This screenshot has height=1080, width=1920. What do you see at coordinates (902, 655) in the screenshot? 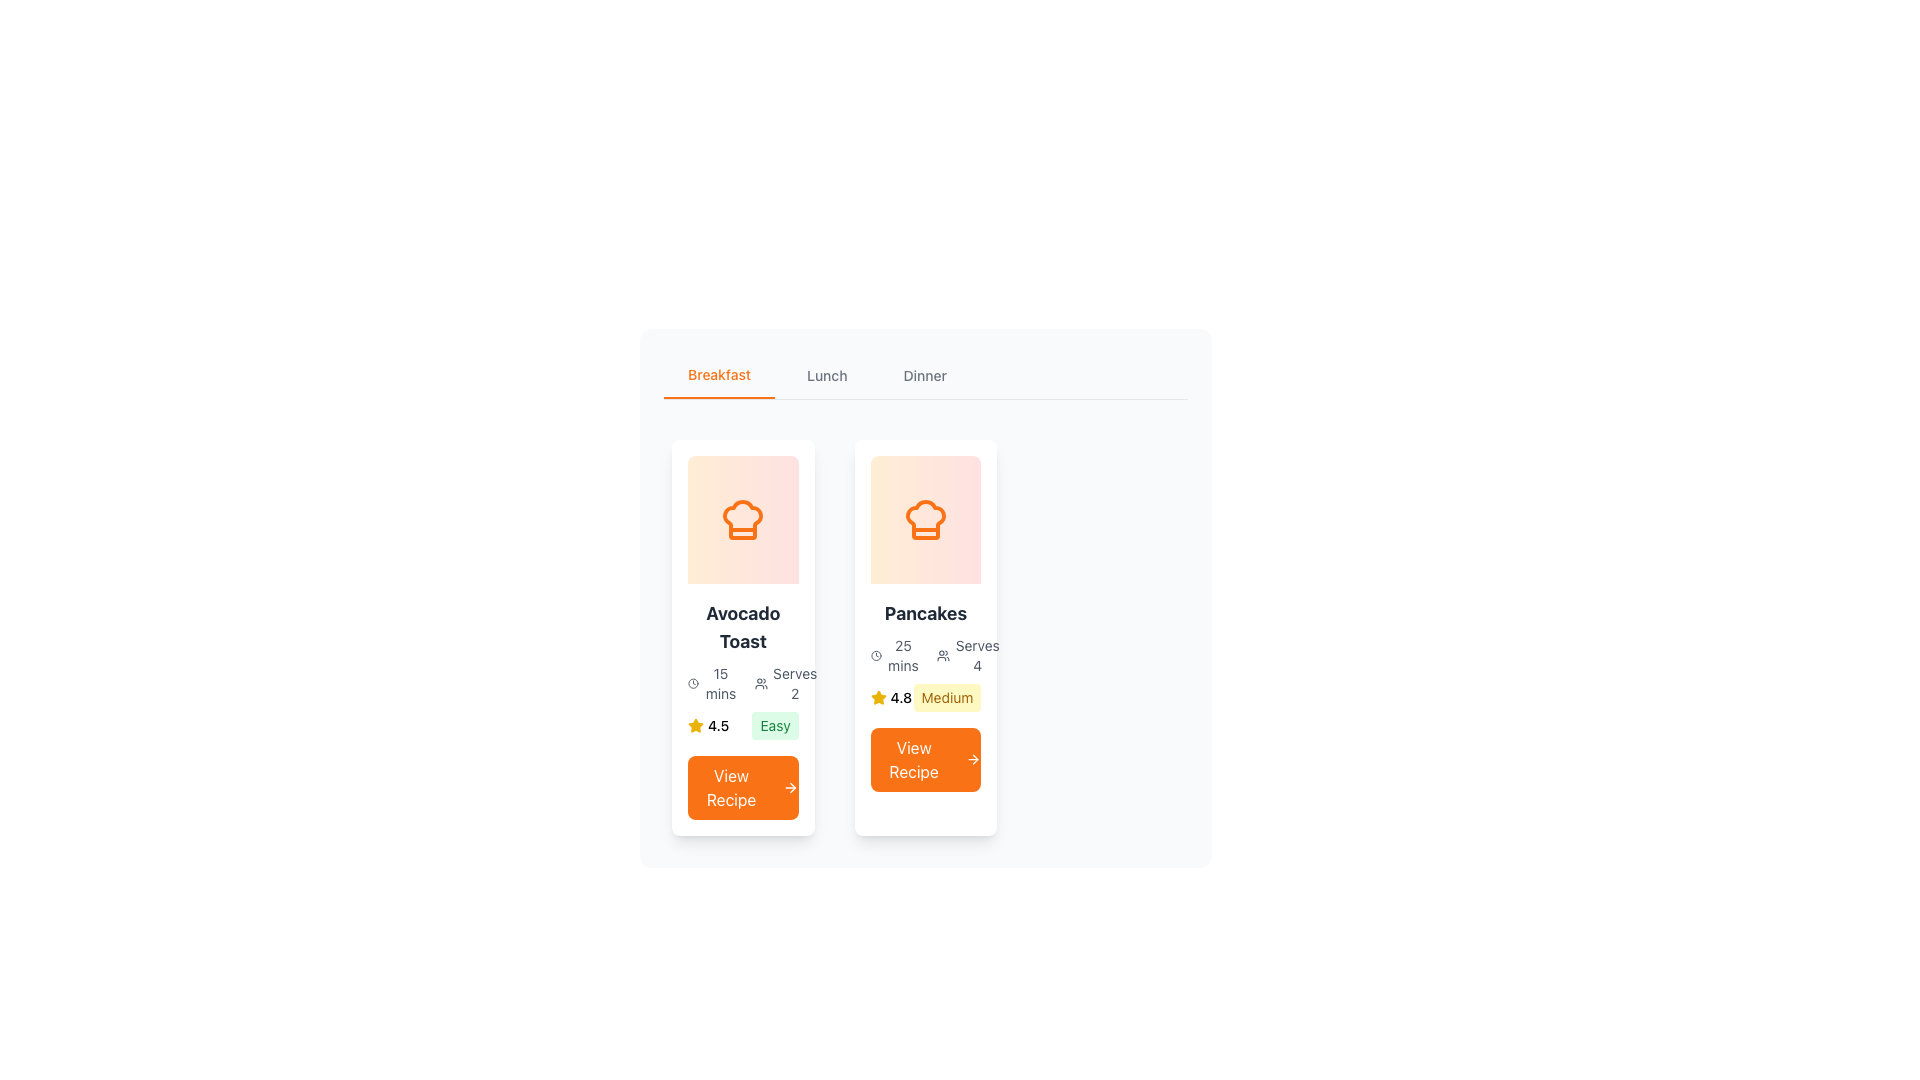
I see `the Text Display element showing '25 mins' which is located in the 'Pancakes' card, positioned below the chef's hat image and above the 'Serves' text` at bounding box center [902, 655].